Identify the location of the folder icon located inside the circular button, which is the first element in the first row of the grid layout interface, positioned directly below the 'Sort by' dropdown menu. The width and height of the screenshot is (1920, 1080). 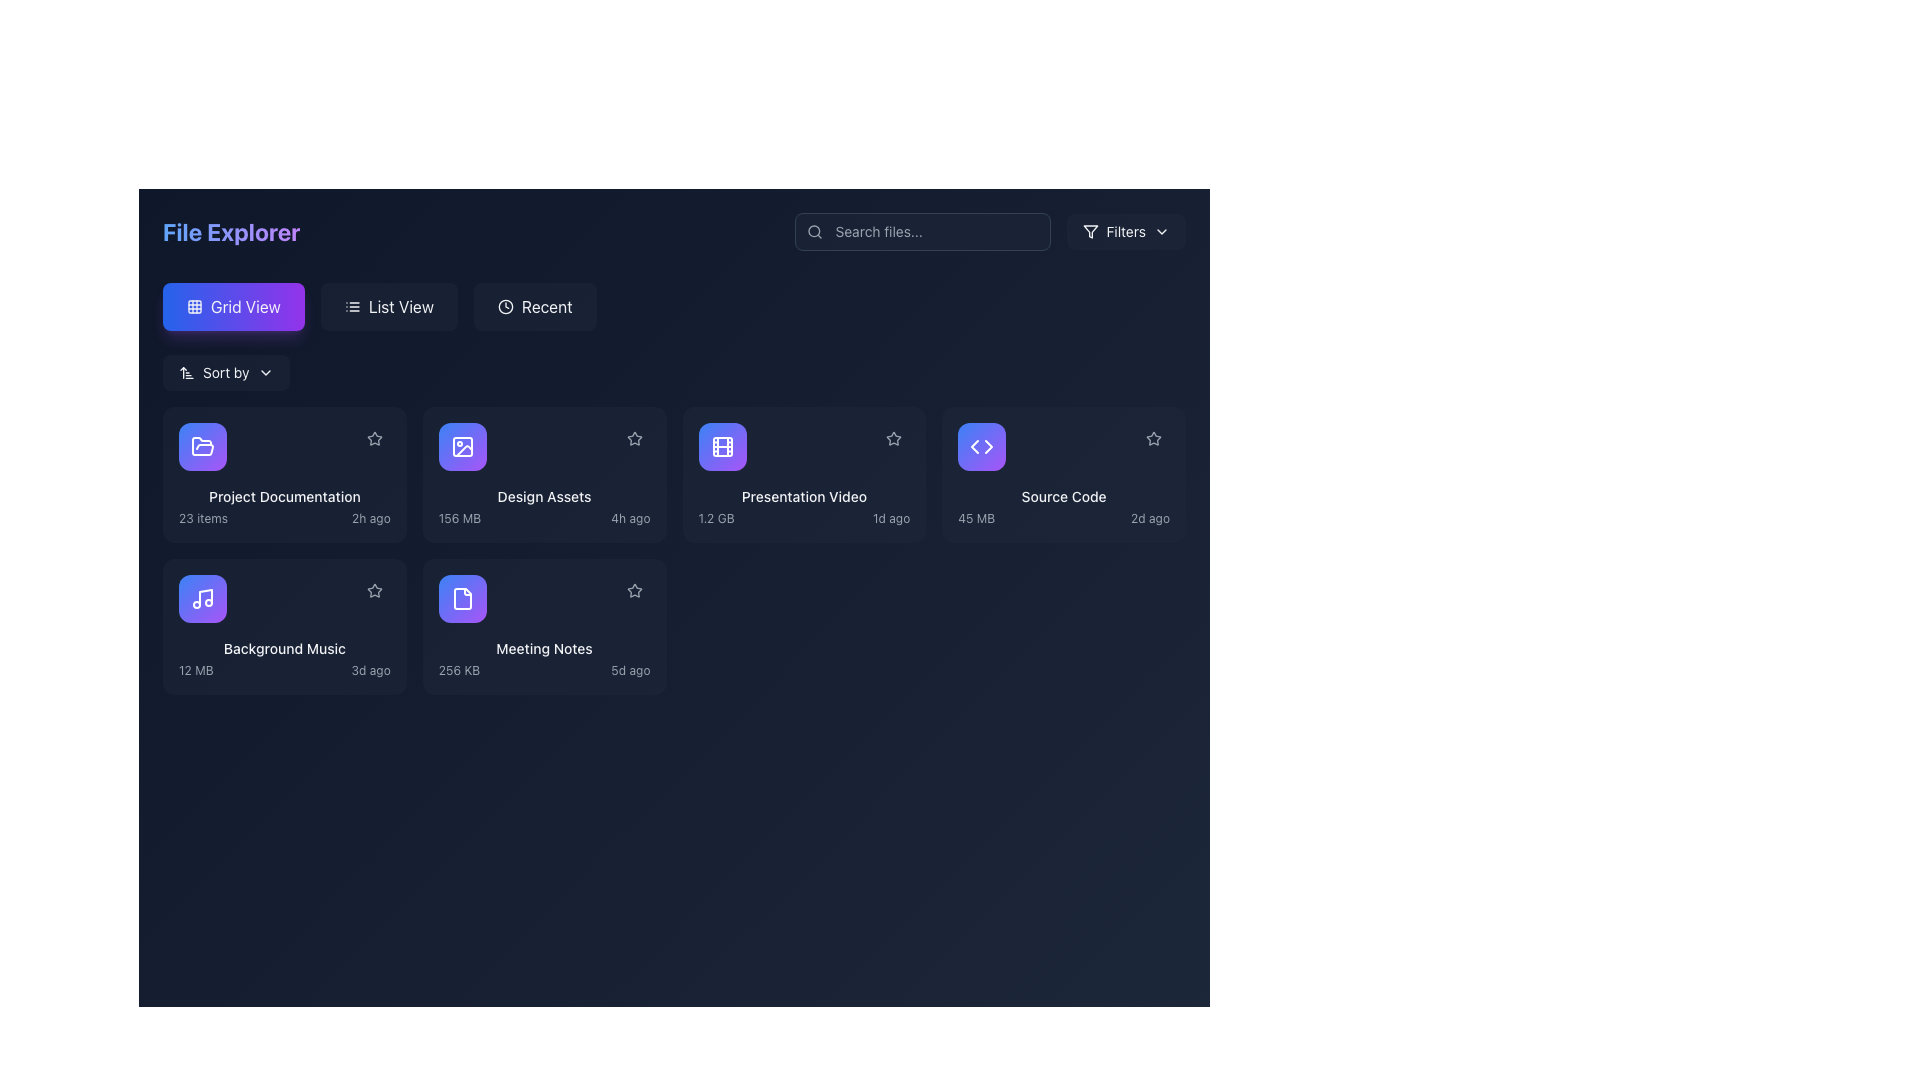
(202, 446).